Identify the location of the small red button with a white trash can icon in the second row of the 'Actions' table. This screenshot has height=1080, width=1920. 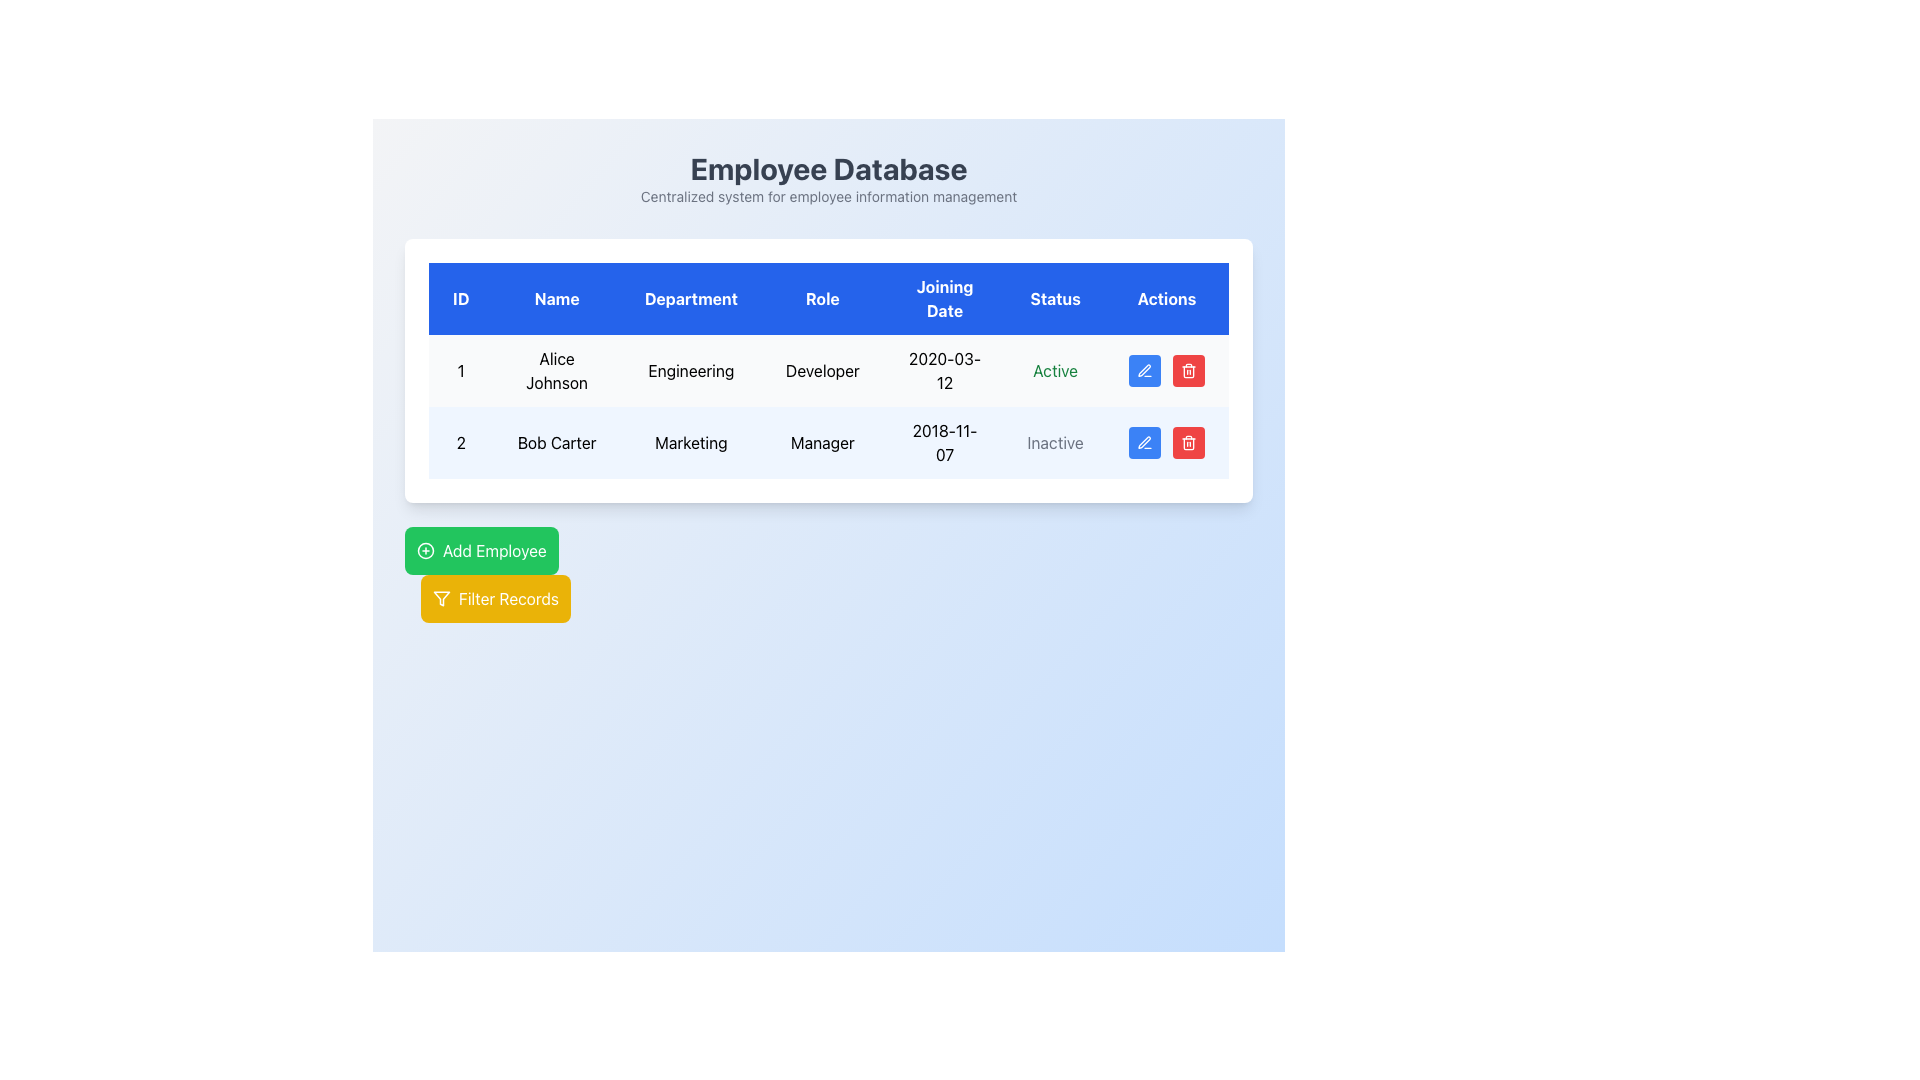
(1189, 442).